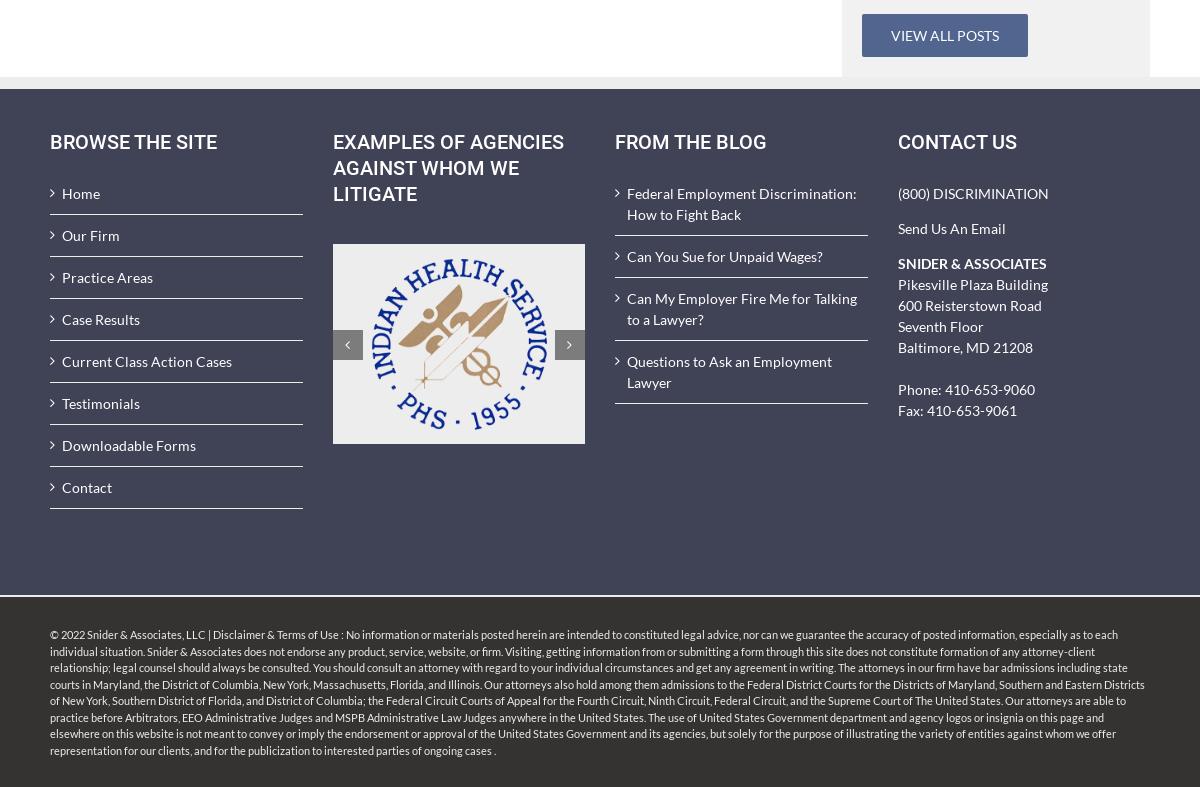 Image resolution: width=1200 pixels, height=787 pixels. What do you see at coordinates (956, 410) in the screenshot?
I see `'Fax: 410-653-9061'` at bounding box center [956, 410].